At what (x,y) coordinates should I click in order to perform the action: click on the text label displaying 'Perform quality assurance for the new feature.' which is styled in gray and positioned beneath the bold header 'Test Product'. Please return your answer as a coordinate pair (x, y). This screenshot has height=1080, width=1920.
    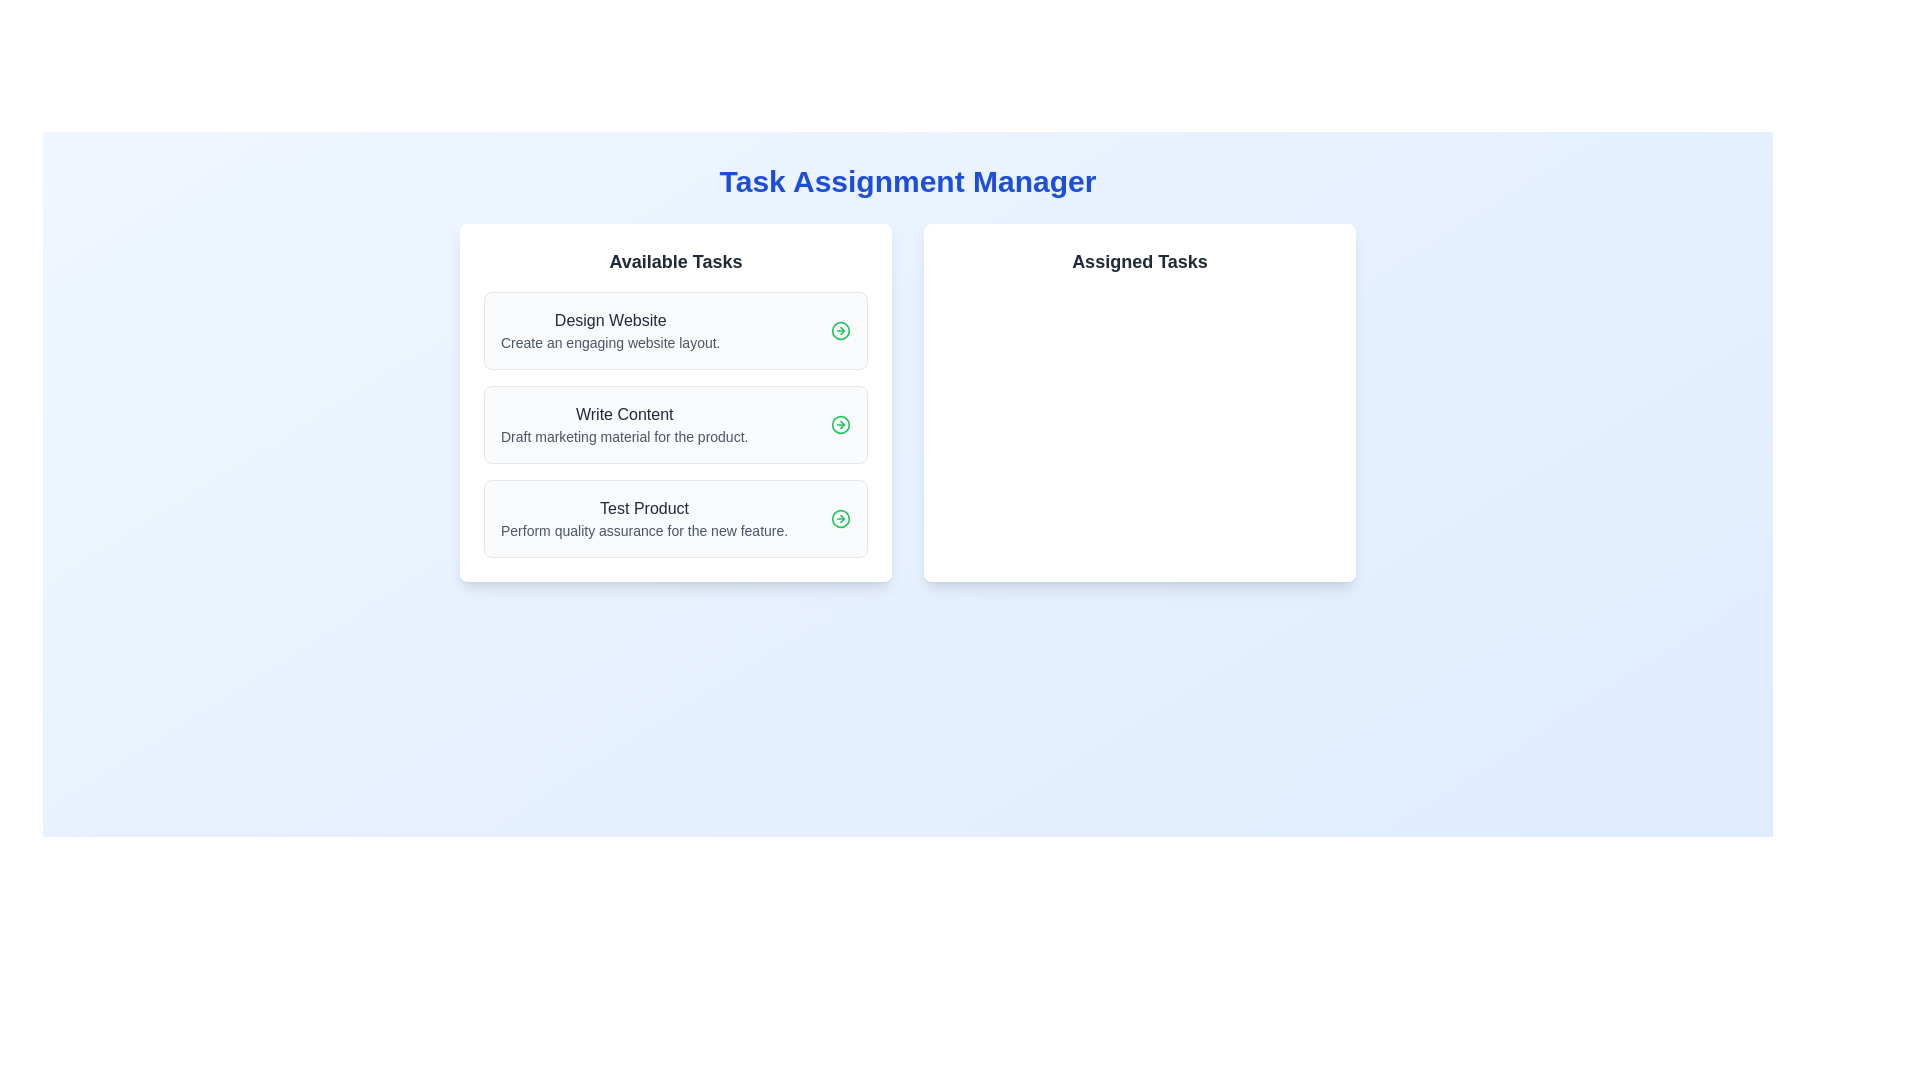
    Looking at the image, I should click on (644, 530).